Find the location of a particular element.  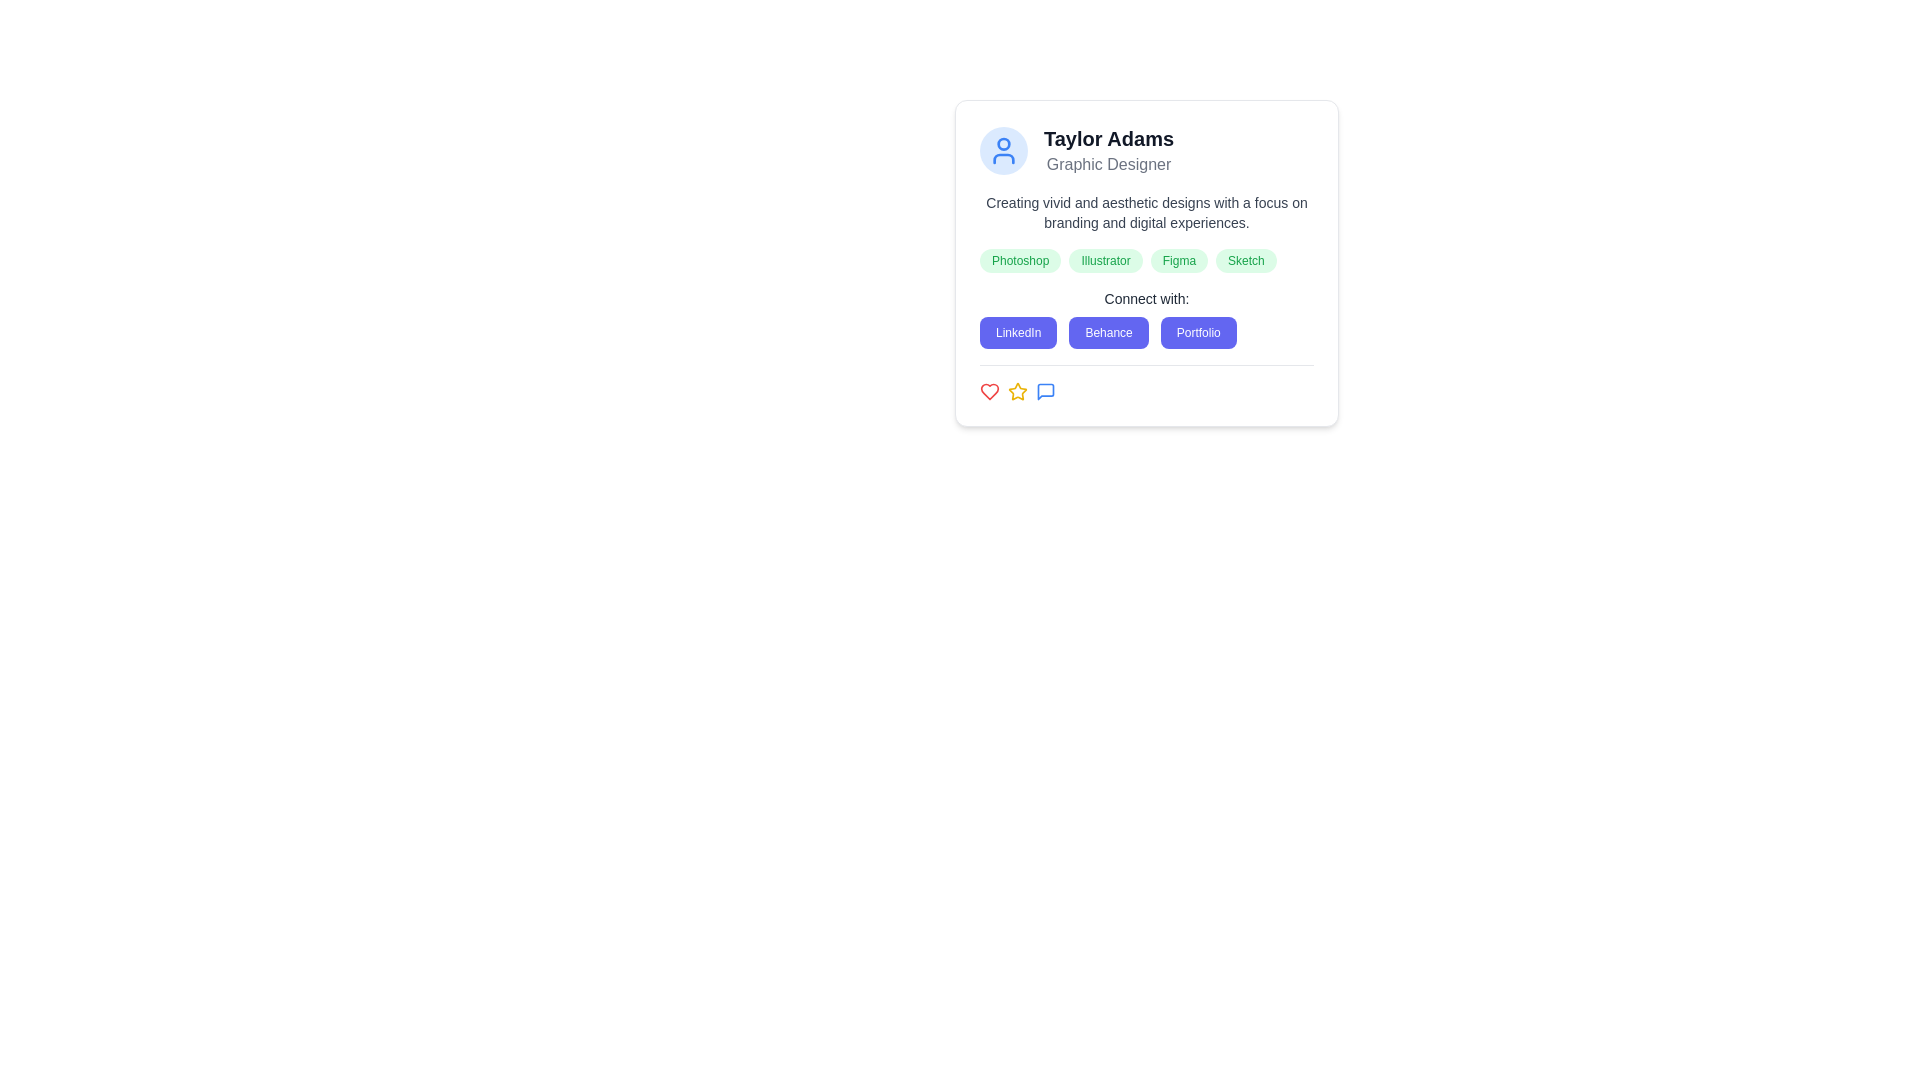

the 'Illustrator' badge, which is a small rectangular badge with a green background, located beneath a descriptive text block on a profile card and is the second badge in a row of similar badges is located at coordinates (1105, 260).